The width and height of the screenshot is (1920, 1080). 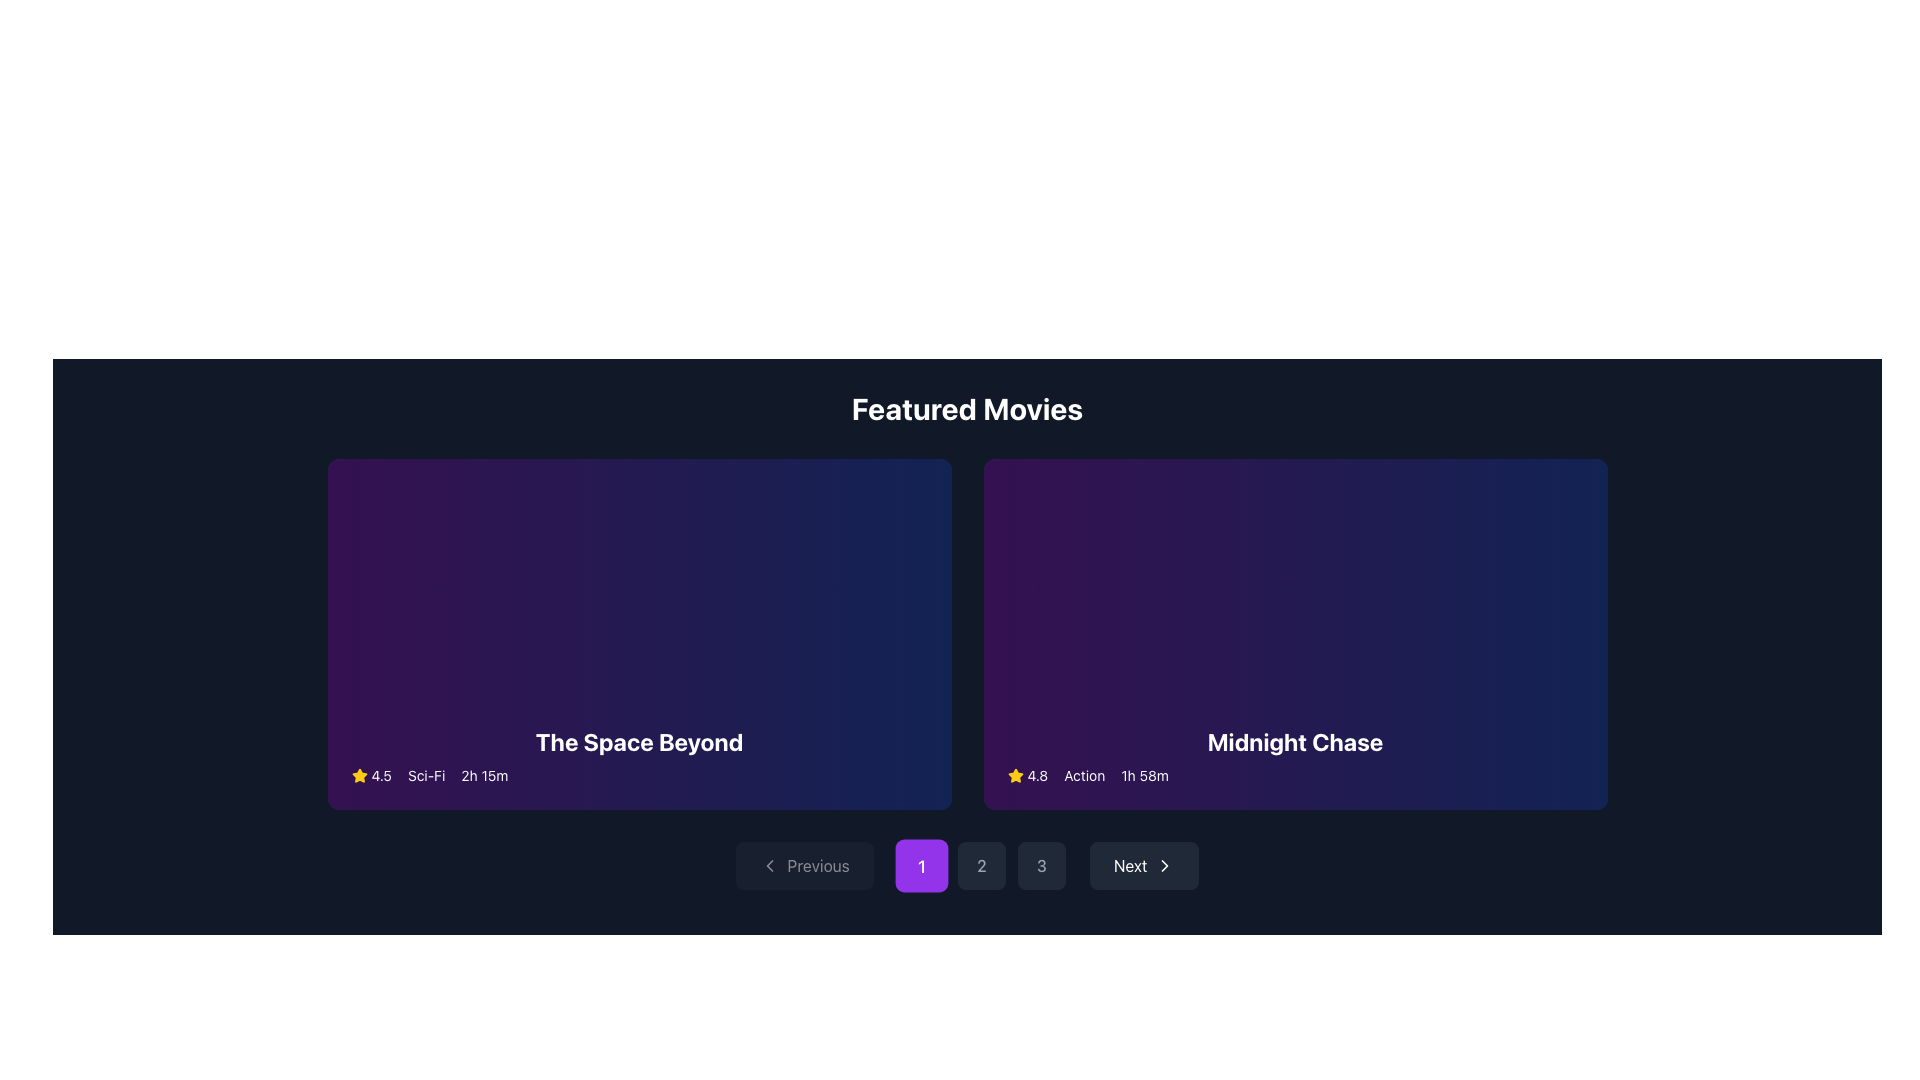 What do you see at coordinates (967, 407) in the screenshot?
I see `the Header or Title Text element that provides a title for the featured movies section, which is centrally aligned at the top of the movie cards layout` at bounding box center [967, 407].